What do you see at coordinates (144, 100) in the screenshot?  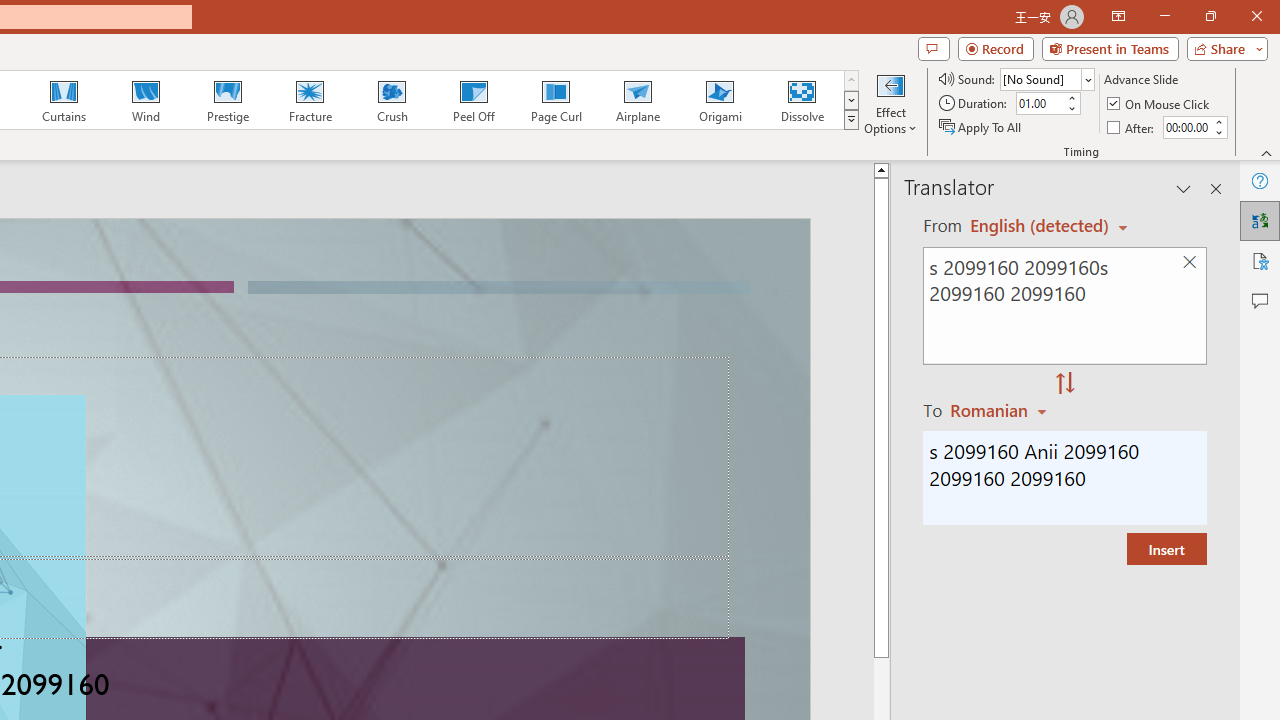 I see `'Wind'` at bounding box center [144, 100].